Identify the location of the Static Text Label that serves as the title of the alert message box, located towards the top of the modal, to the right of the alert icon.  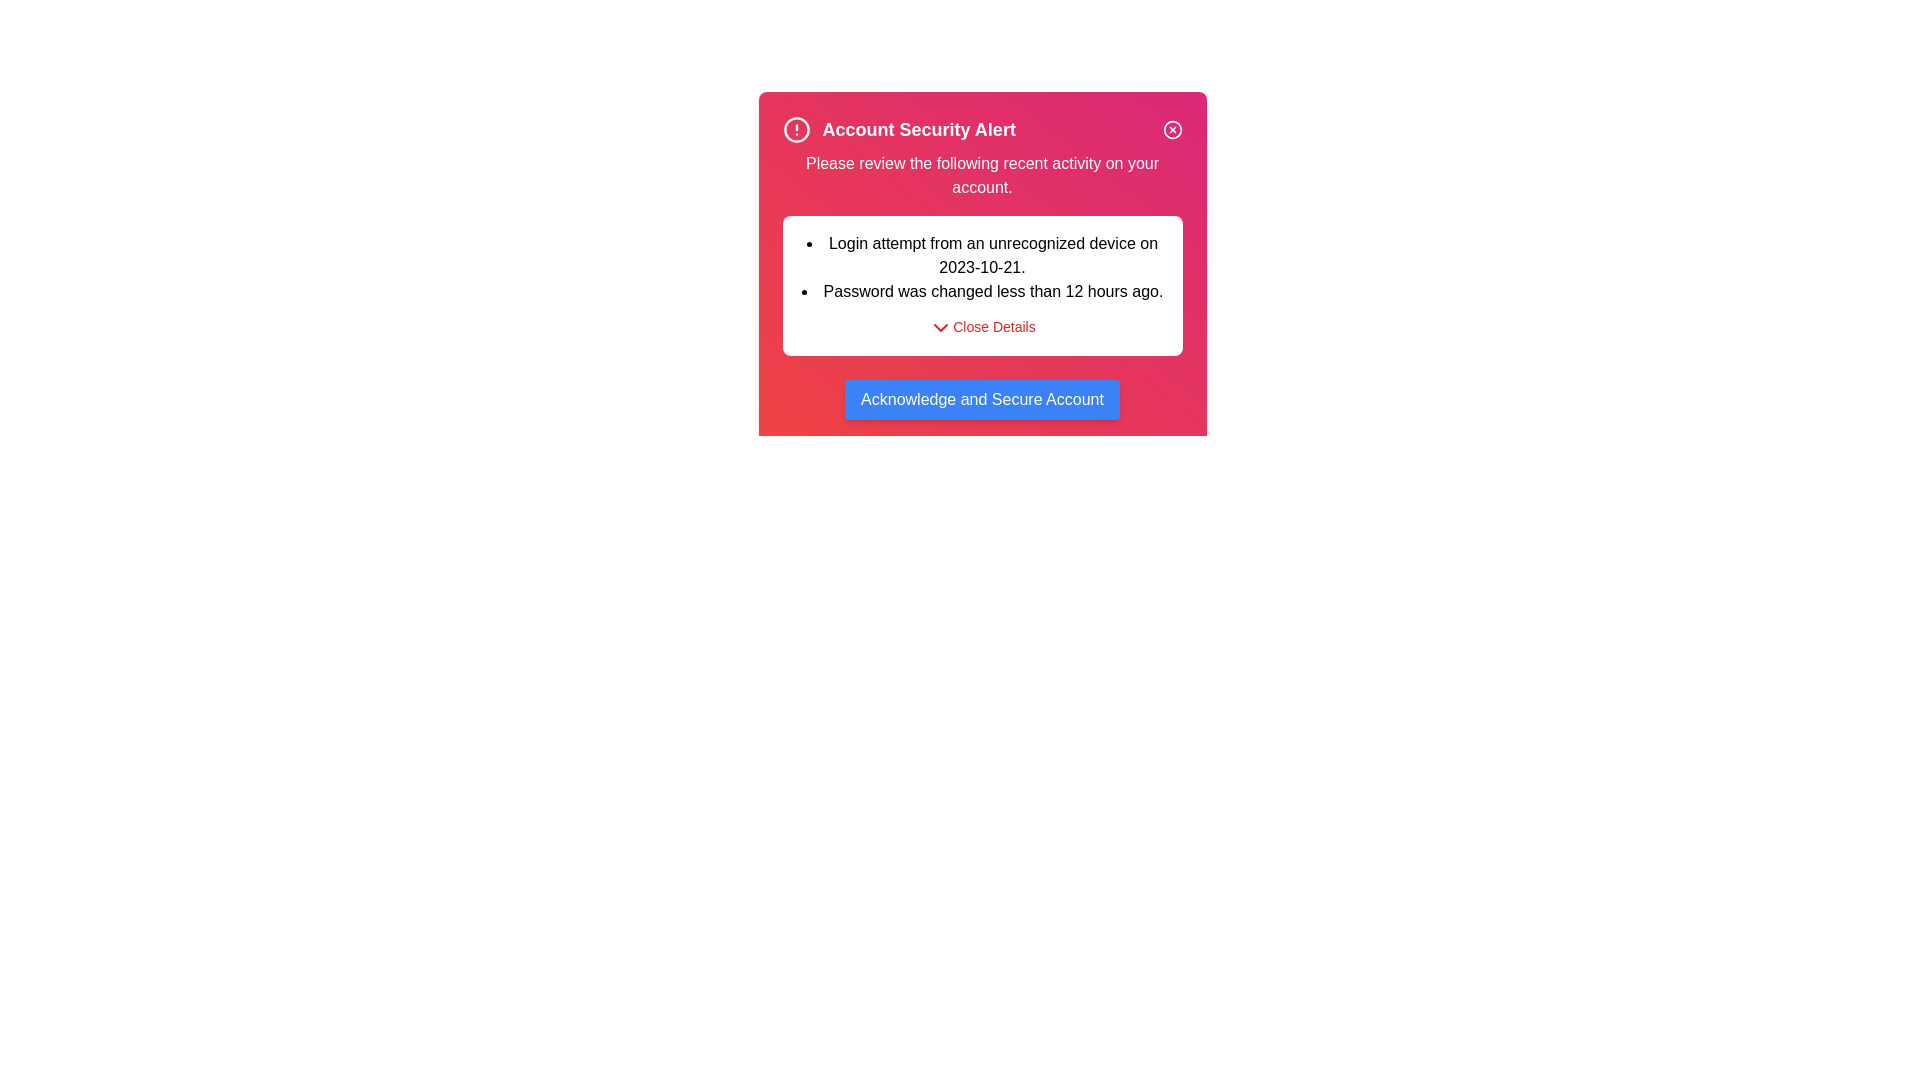
(918, 130).